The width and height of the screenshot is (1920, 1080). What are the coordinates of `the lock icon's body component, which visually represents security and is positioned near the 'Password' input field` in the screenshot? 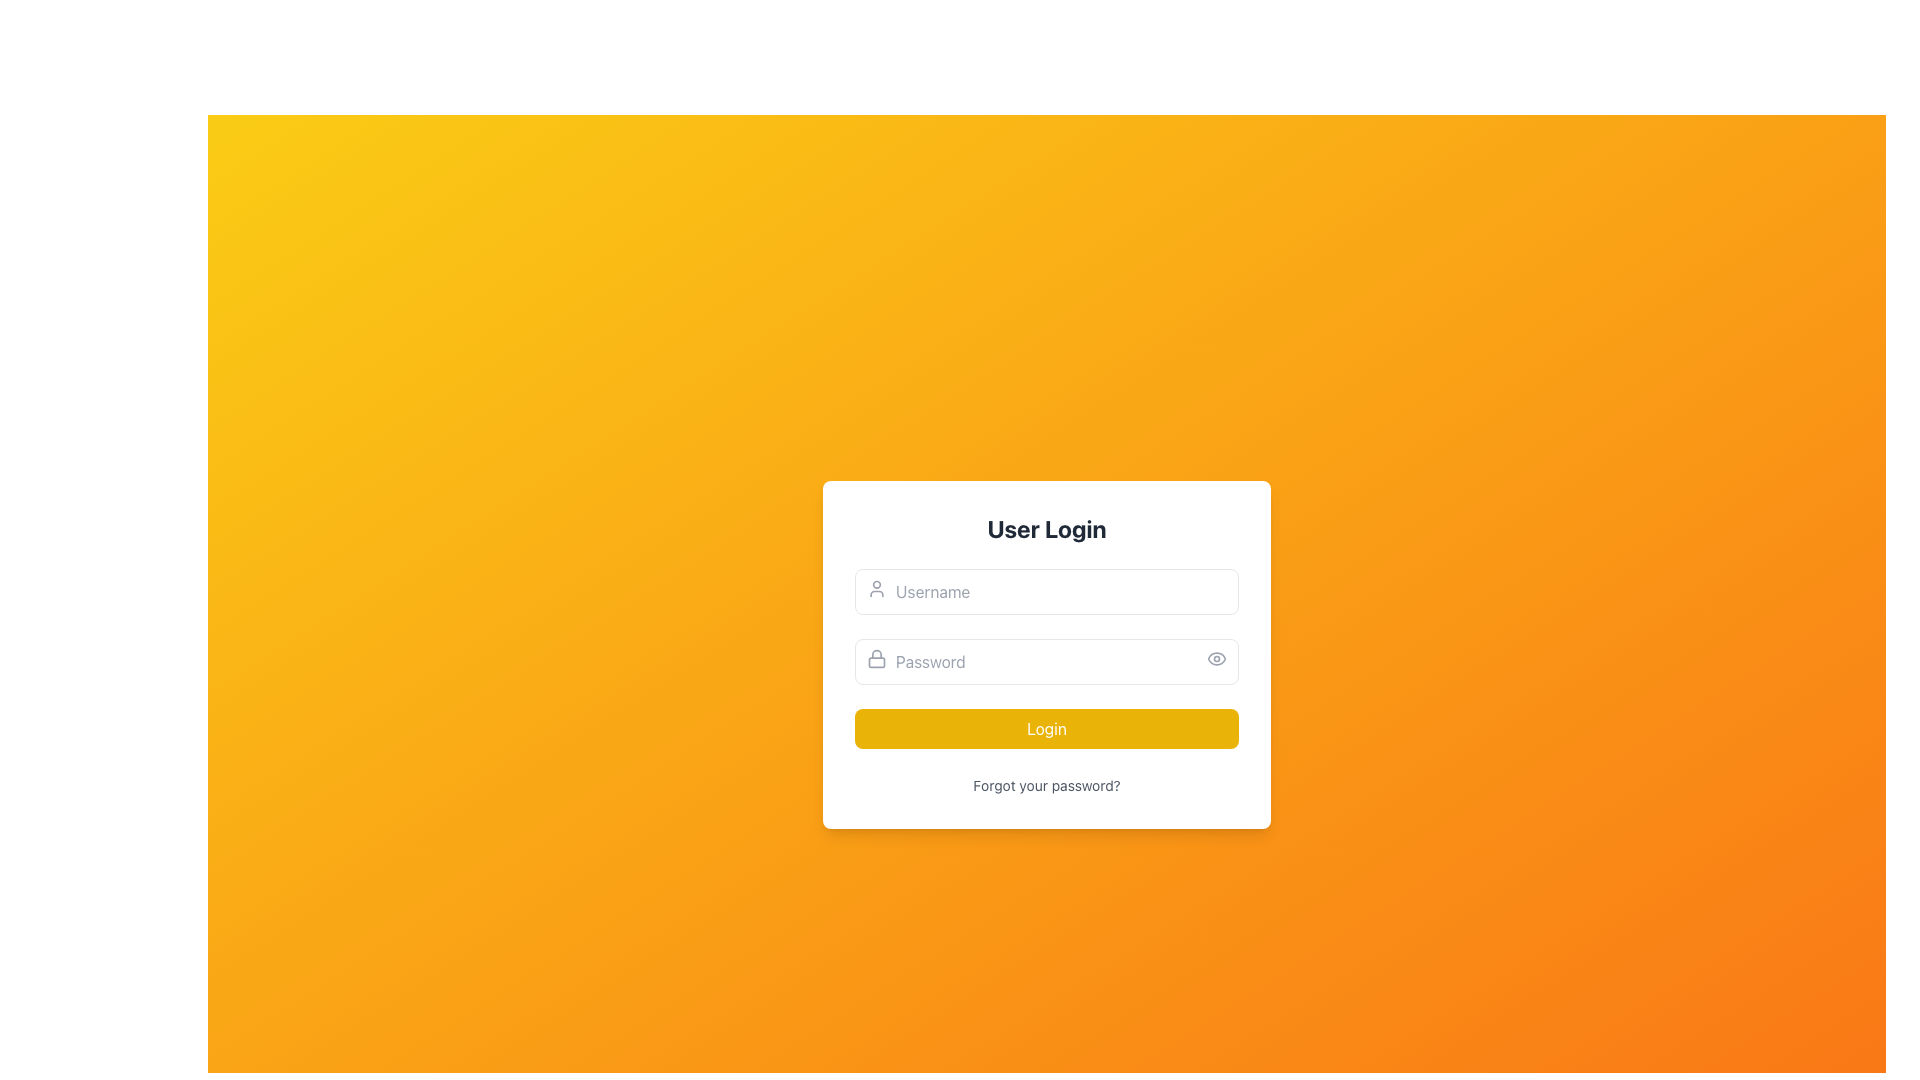 It's located at (877, 662).